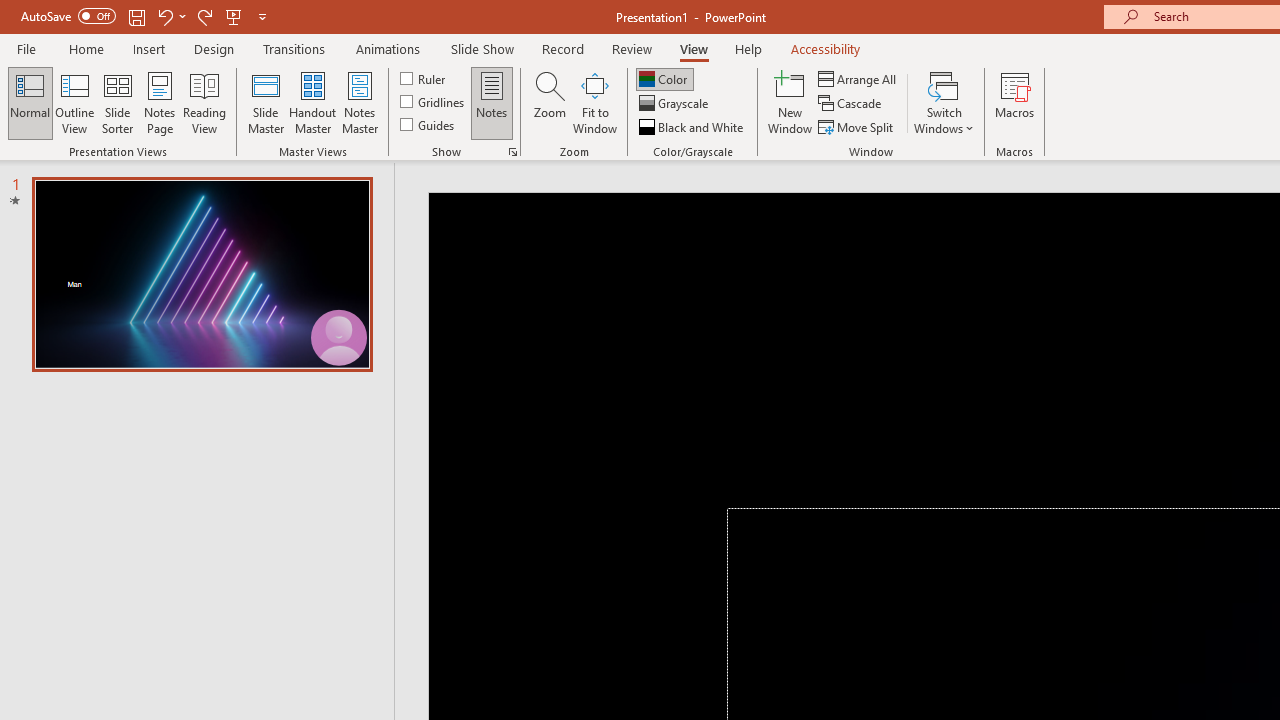 The image size is (1280, 720). What do you see at coordinates (594, 103) in the screenshot?
I see `'Fit to Window'` at bounding box center [594, 103].